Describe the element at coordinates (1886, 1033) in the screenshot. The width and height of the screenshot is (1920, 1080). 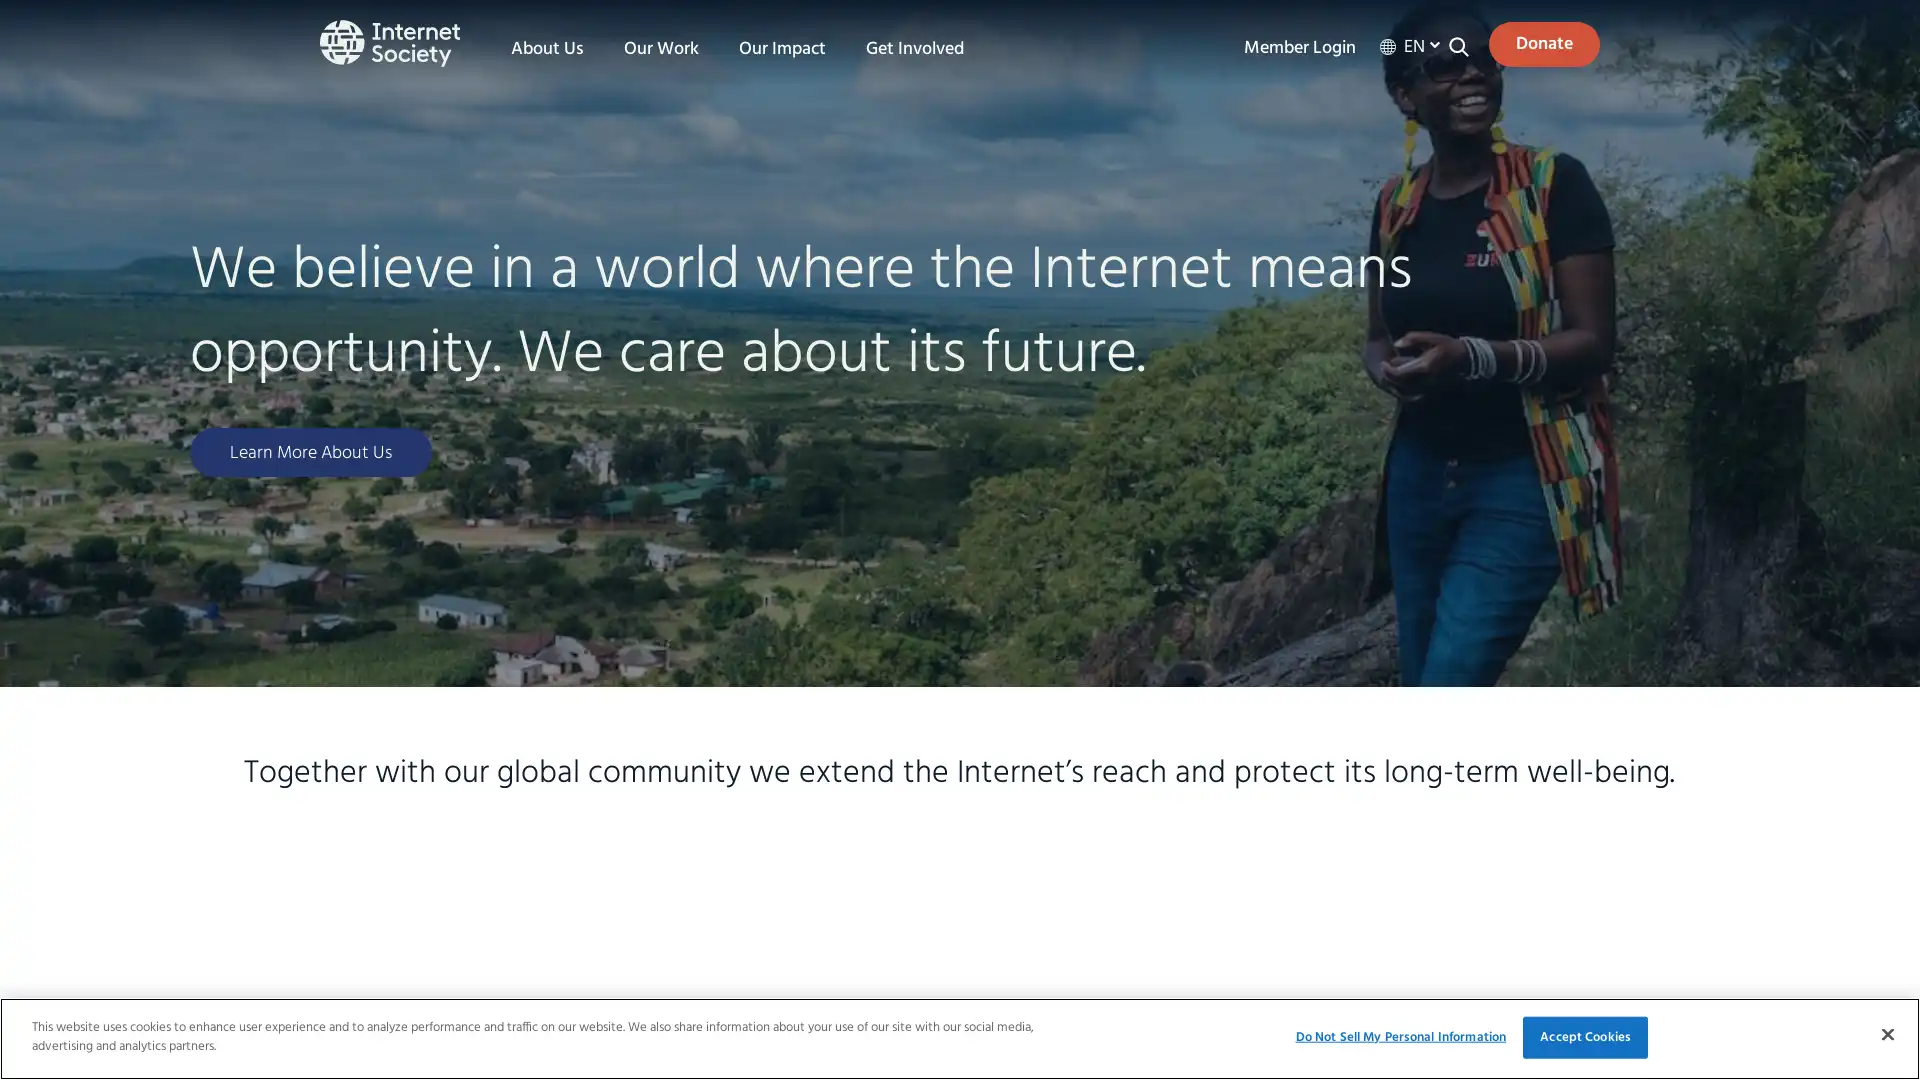
I see `Close` at that location.